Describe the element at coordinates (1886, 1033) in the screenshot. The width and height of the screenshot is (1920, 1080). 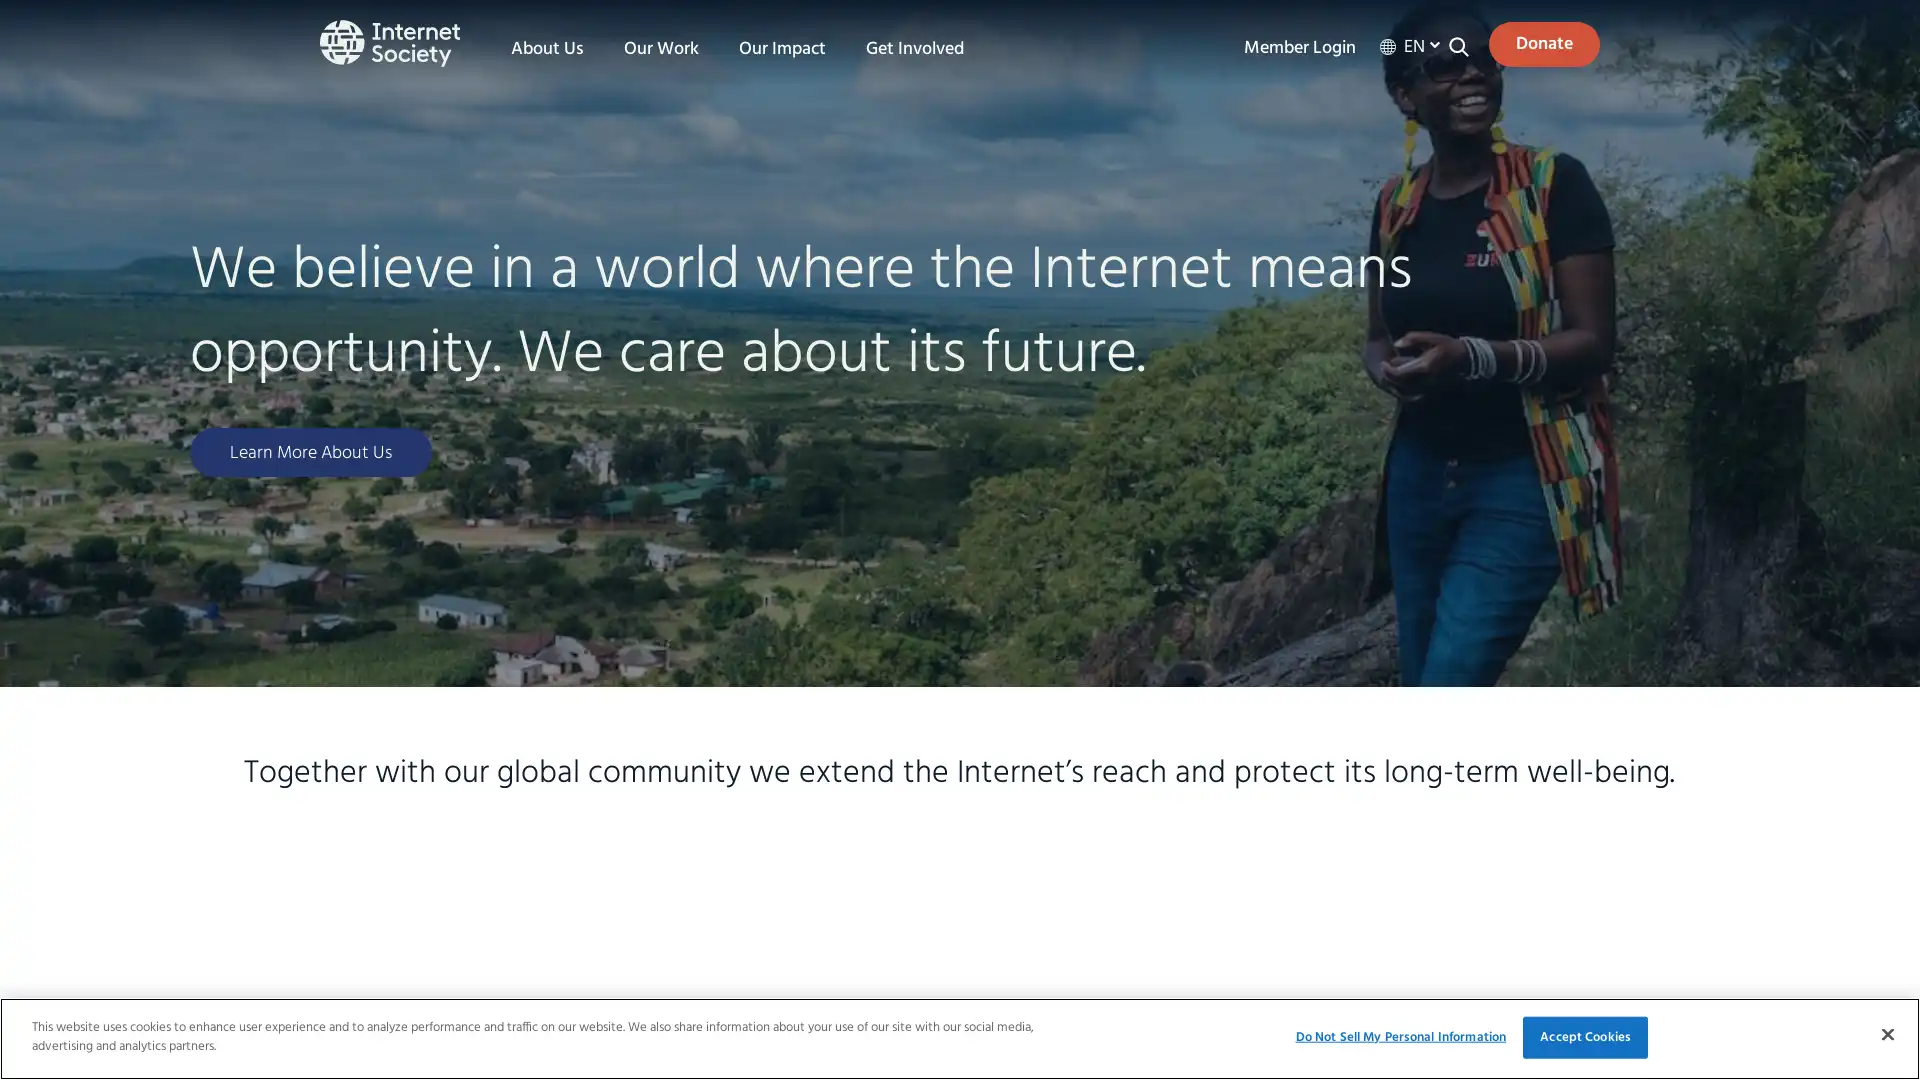
I see `Close` at that location.